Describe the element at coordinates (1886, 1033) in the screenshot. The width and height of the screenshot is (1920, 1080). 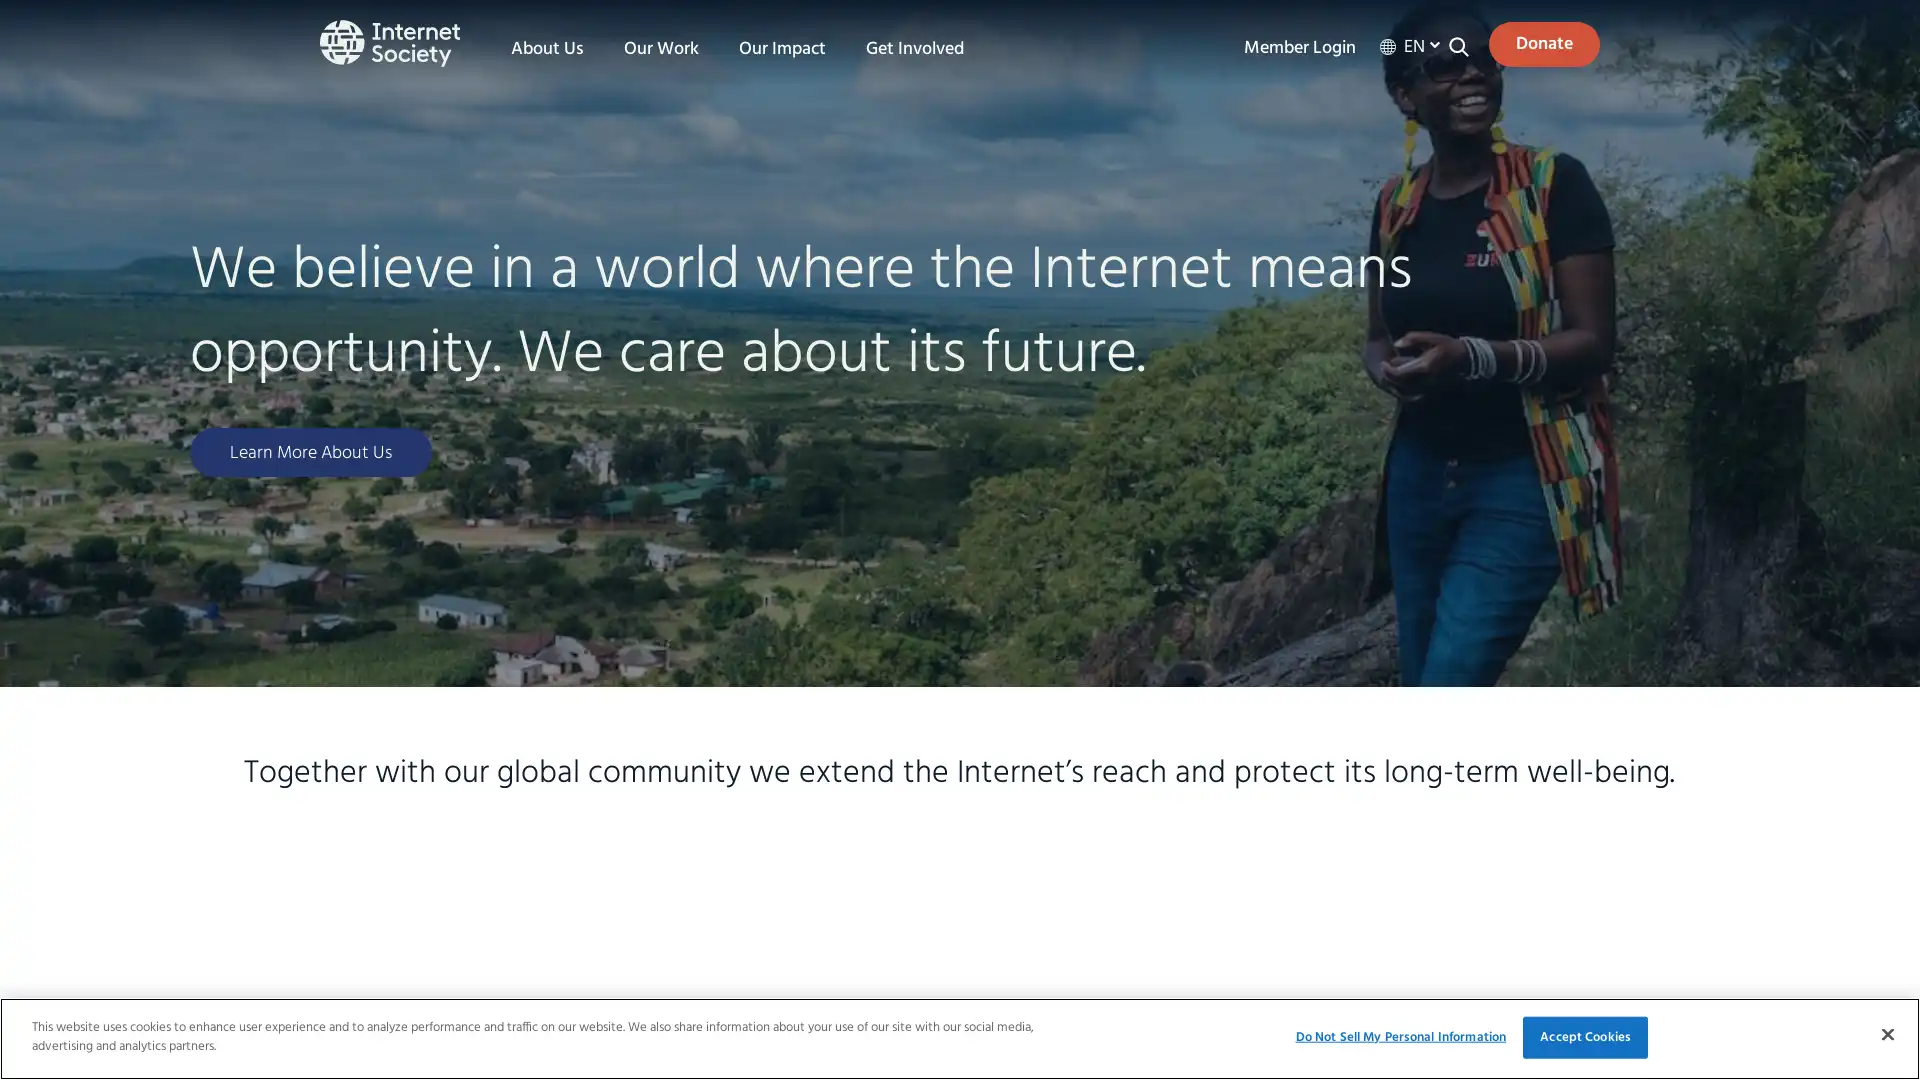
I see `Close` at that location.